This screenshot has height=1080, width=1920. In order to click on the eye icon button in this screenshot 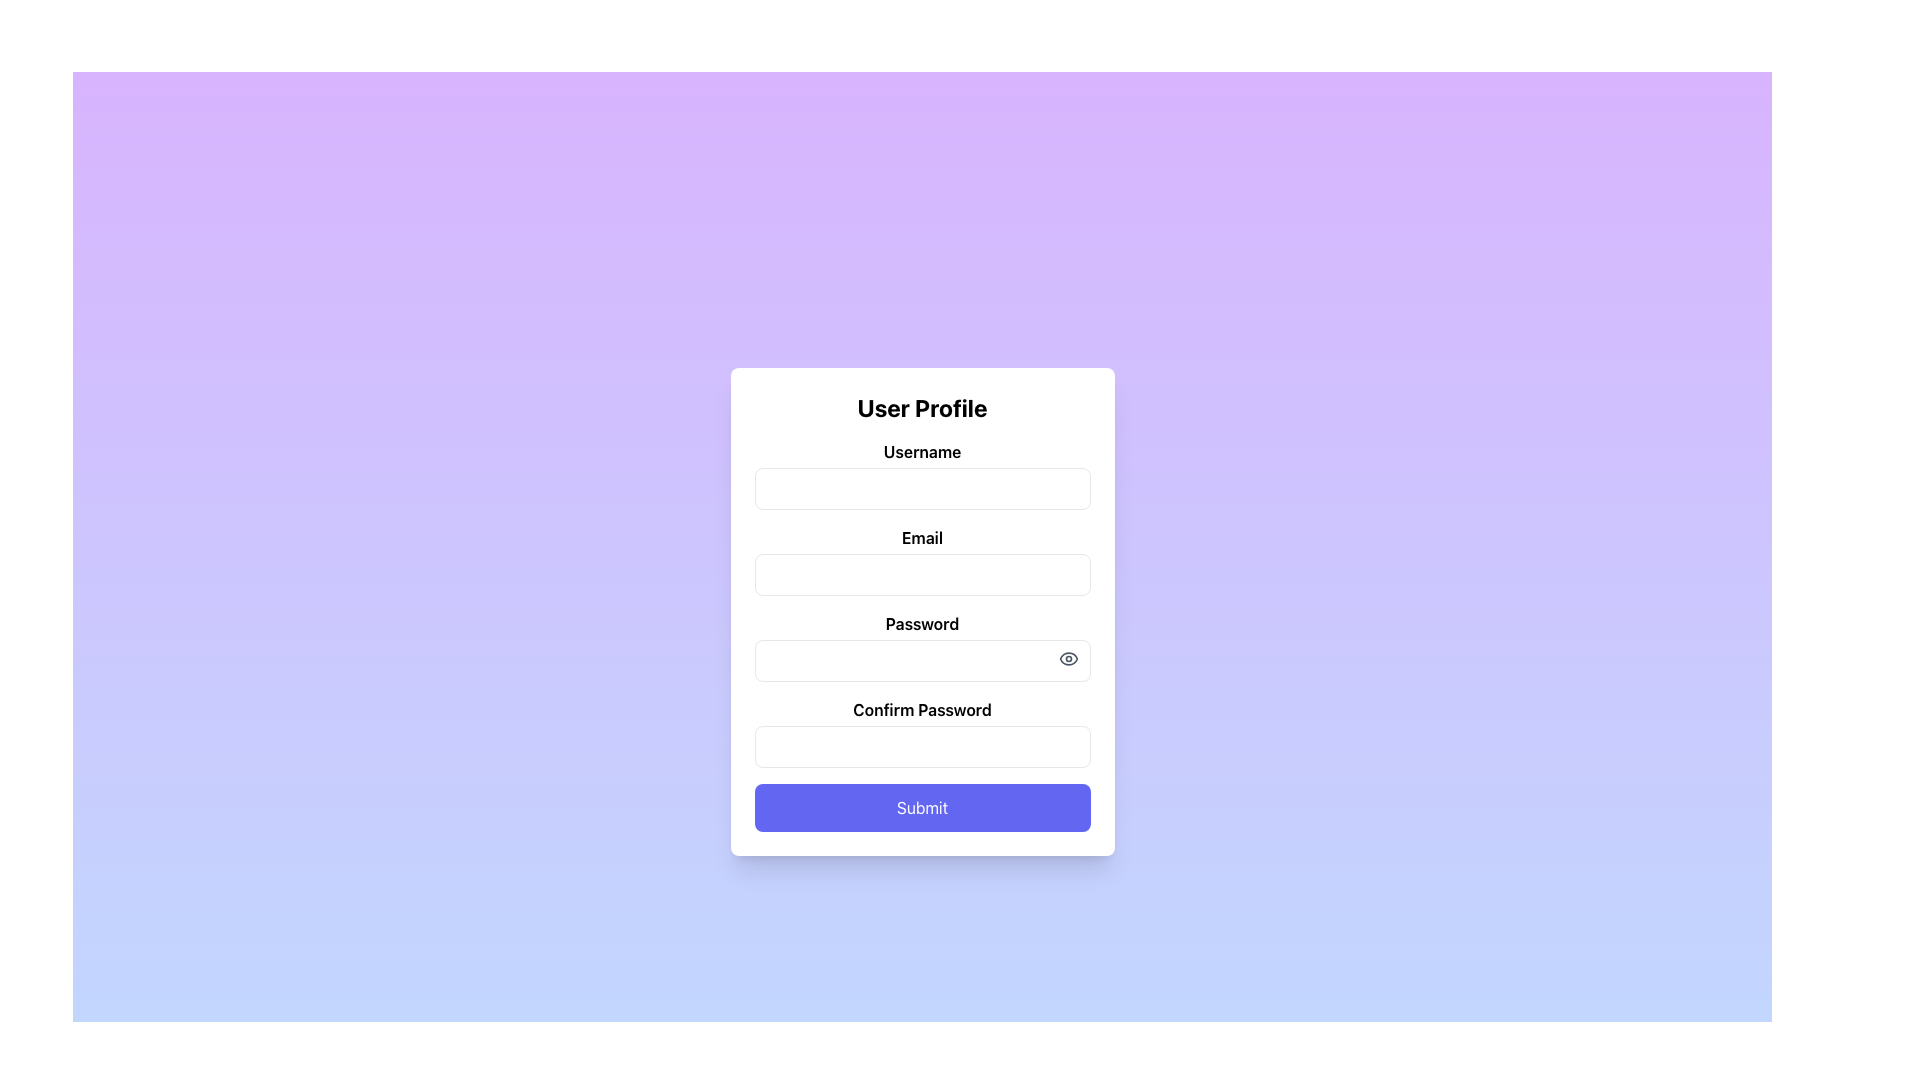, I will do `click(1067, 658)`.